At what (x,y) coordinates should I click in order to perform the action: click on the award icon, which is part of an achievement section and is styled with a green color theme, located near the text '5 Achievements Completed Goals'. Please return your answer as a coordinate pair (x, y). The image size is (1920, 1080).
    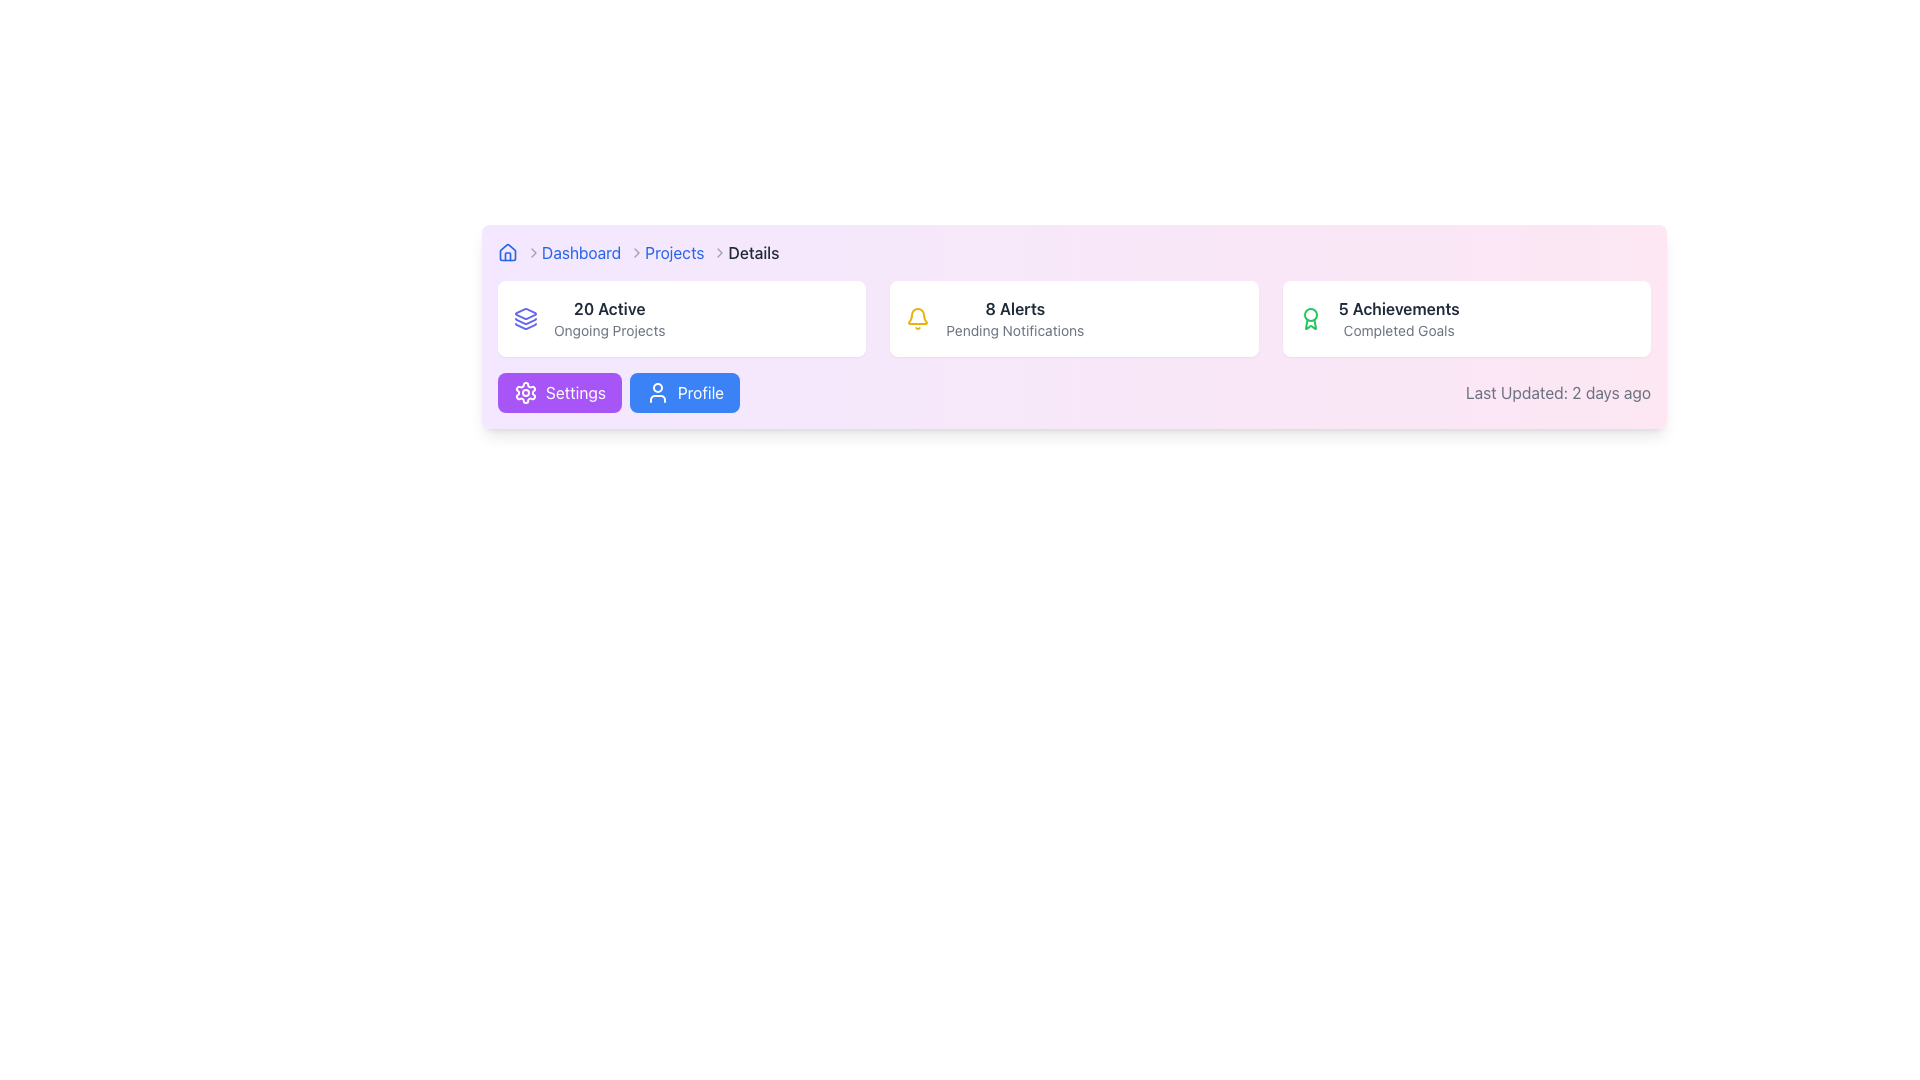
    Looking at the image, I should click on (1310, 323).